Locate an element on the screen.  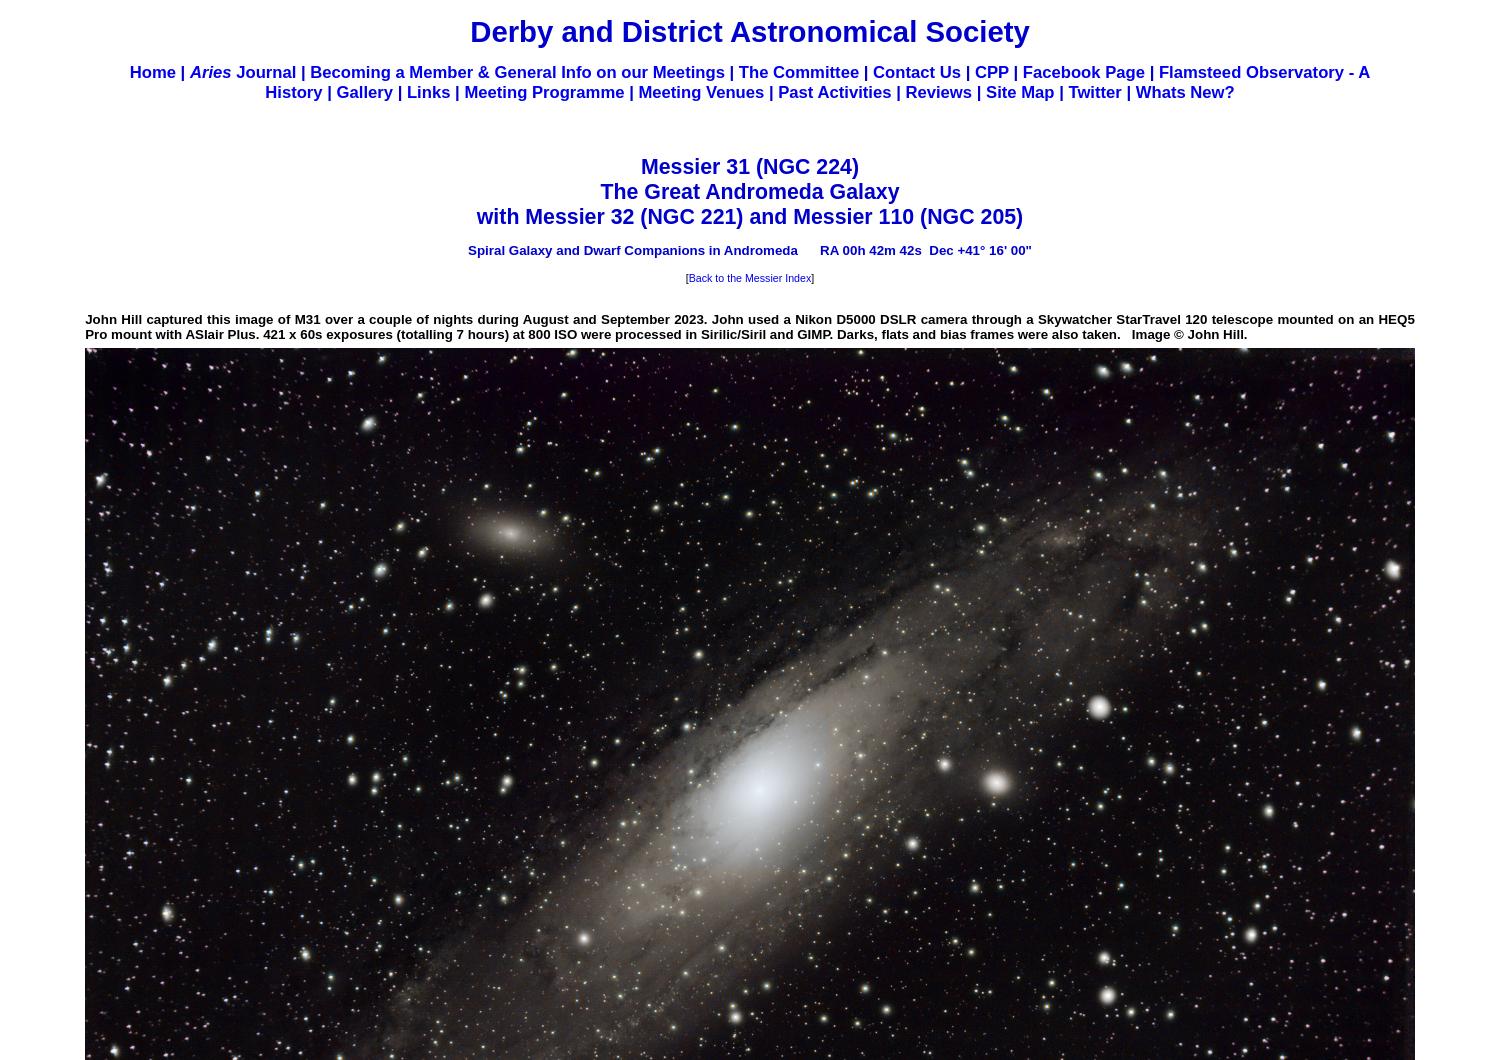
'[' is located at coordinates (686, 276).